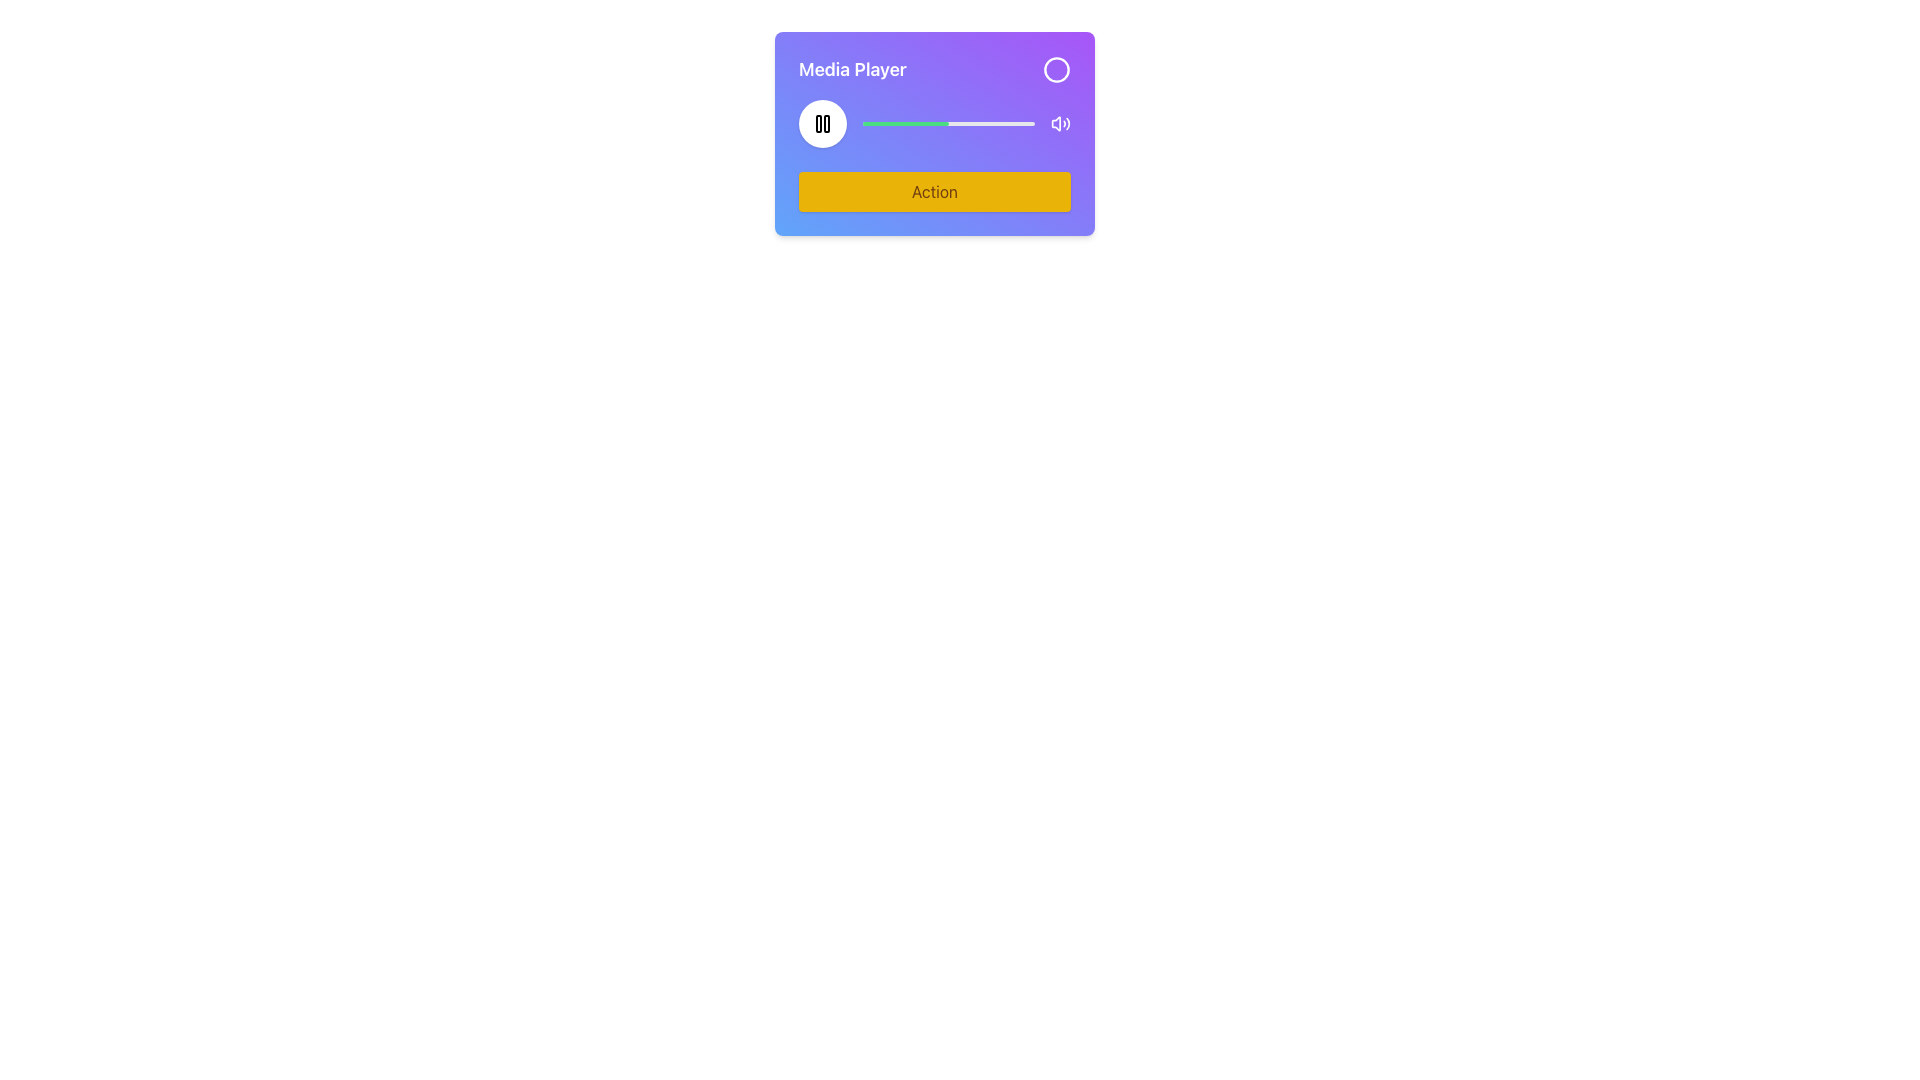 The width and height of the screenshot is (1920, 1080). Describe the element at coordinates (905, 123) in the screenshot. I see `the green progress bar located in the upper half of the media player's card layout, which visually represents progress within the player` at that location.